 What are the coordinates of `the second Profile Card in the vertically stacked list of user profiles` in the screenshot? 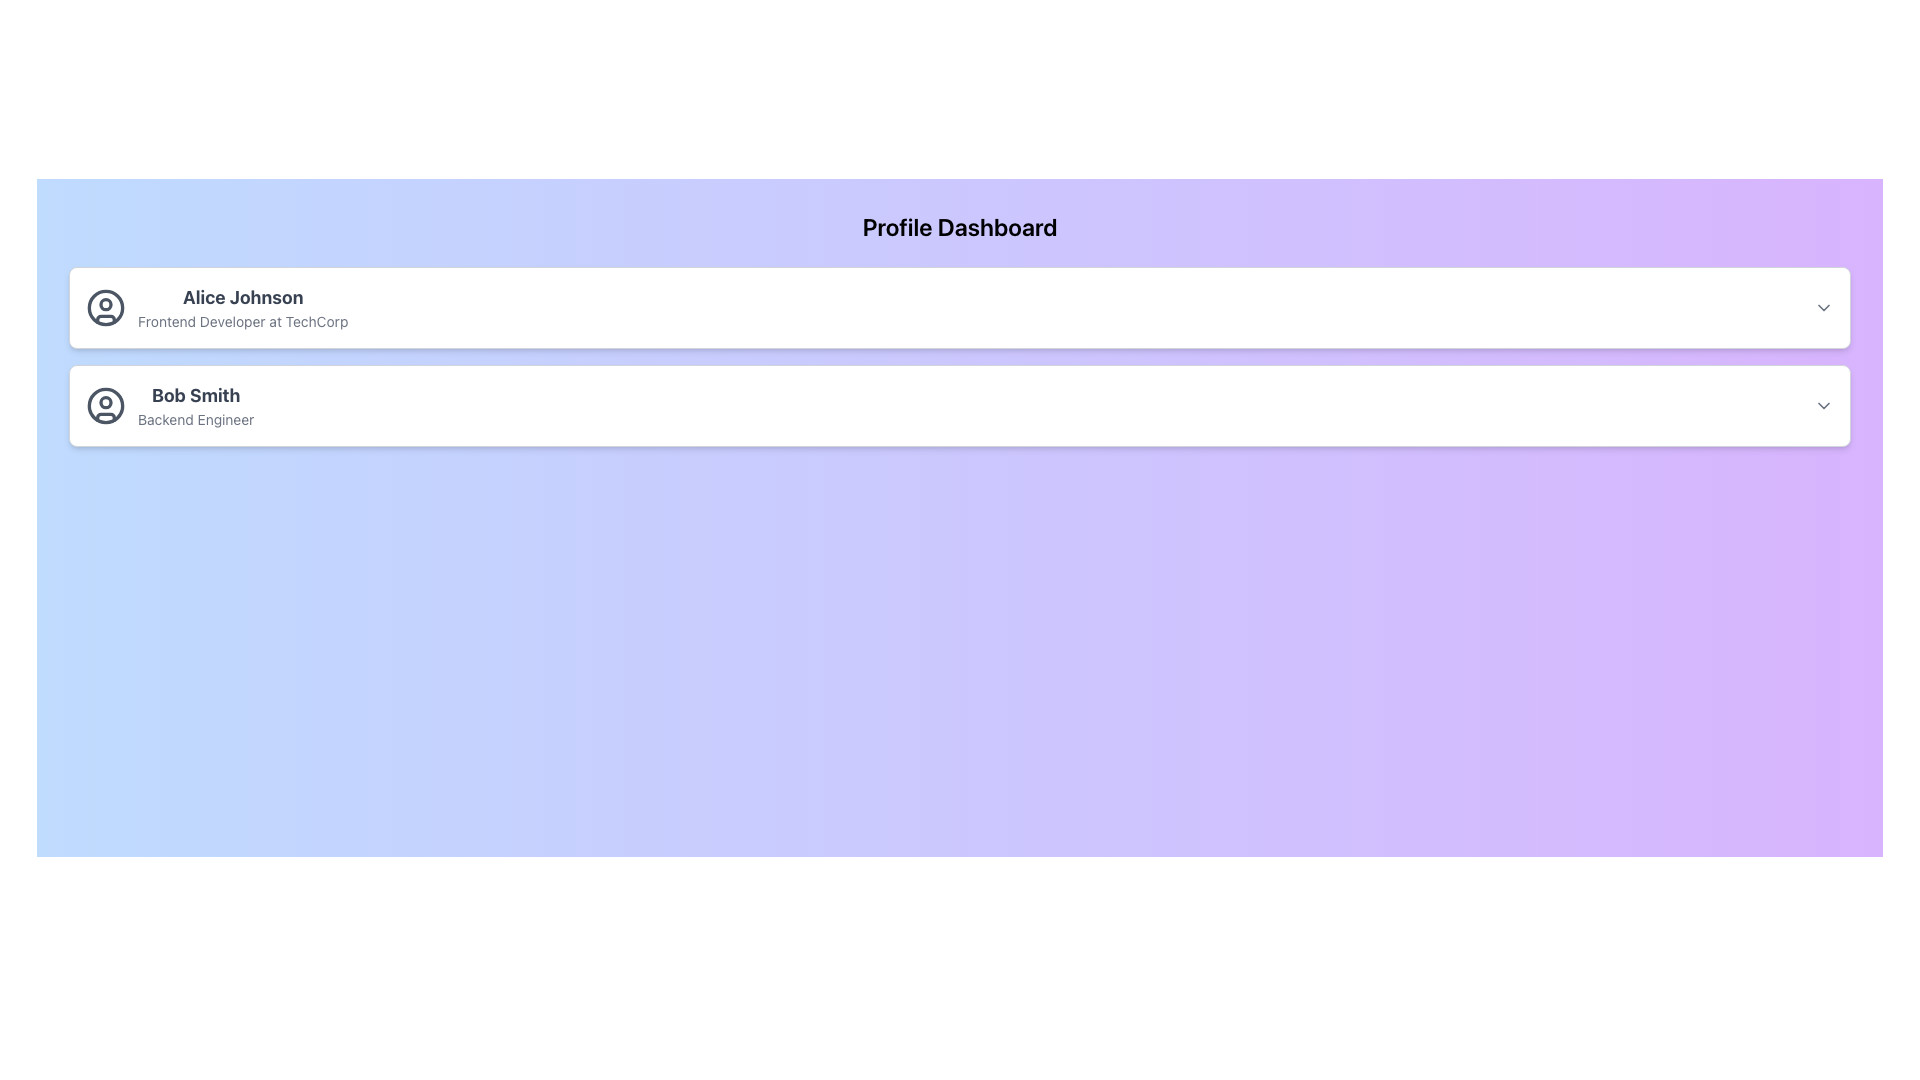 It's located at (960, 405).